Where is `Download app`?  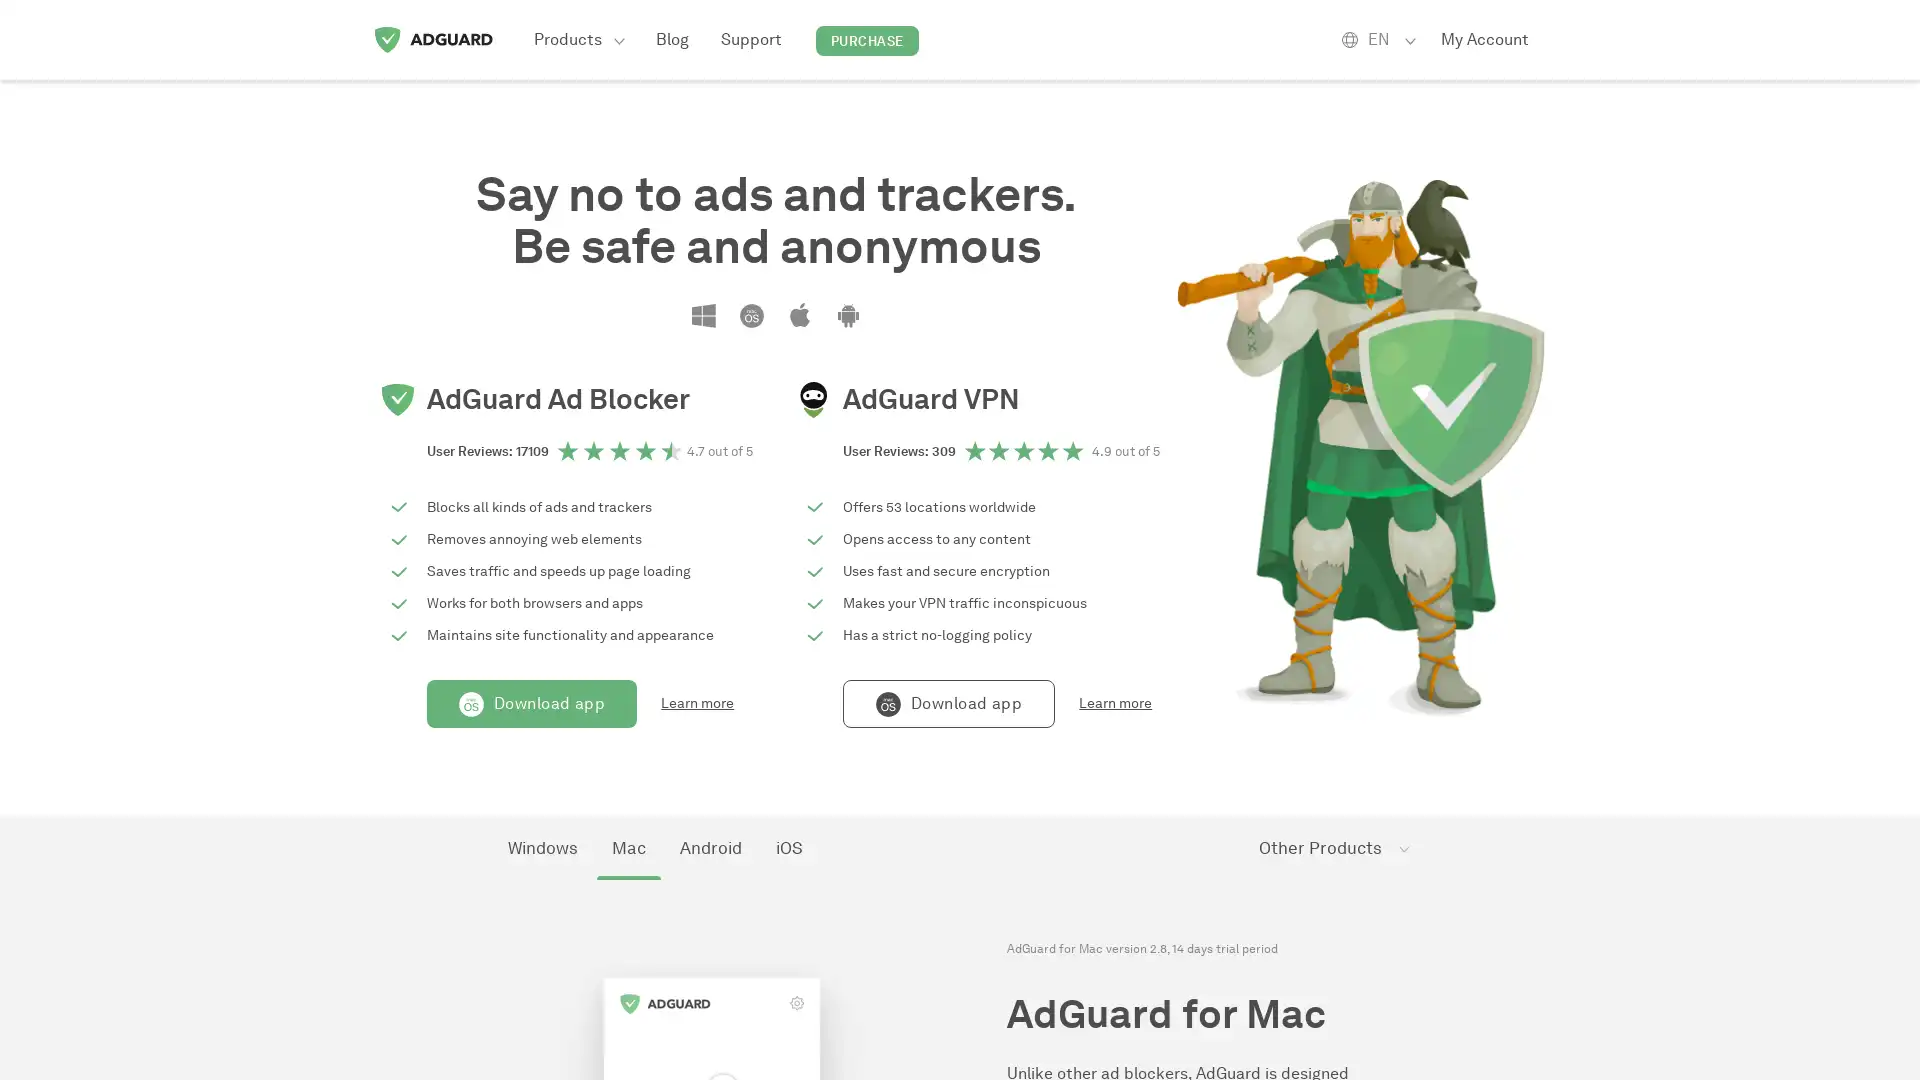 Download app is located at coordinates (532, 703).